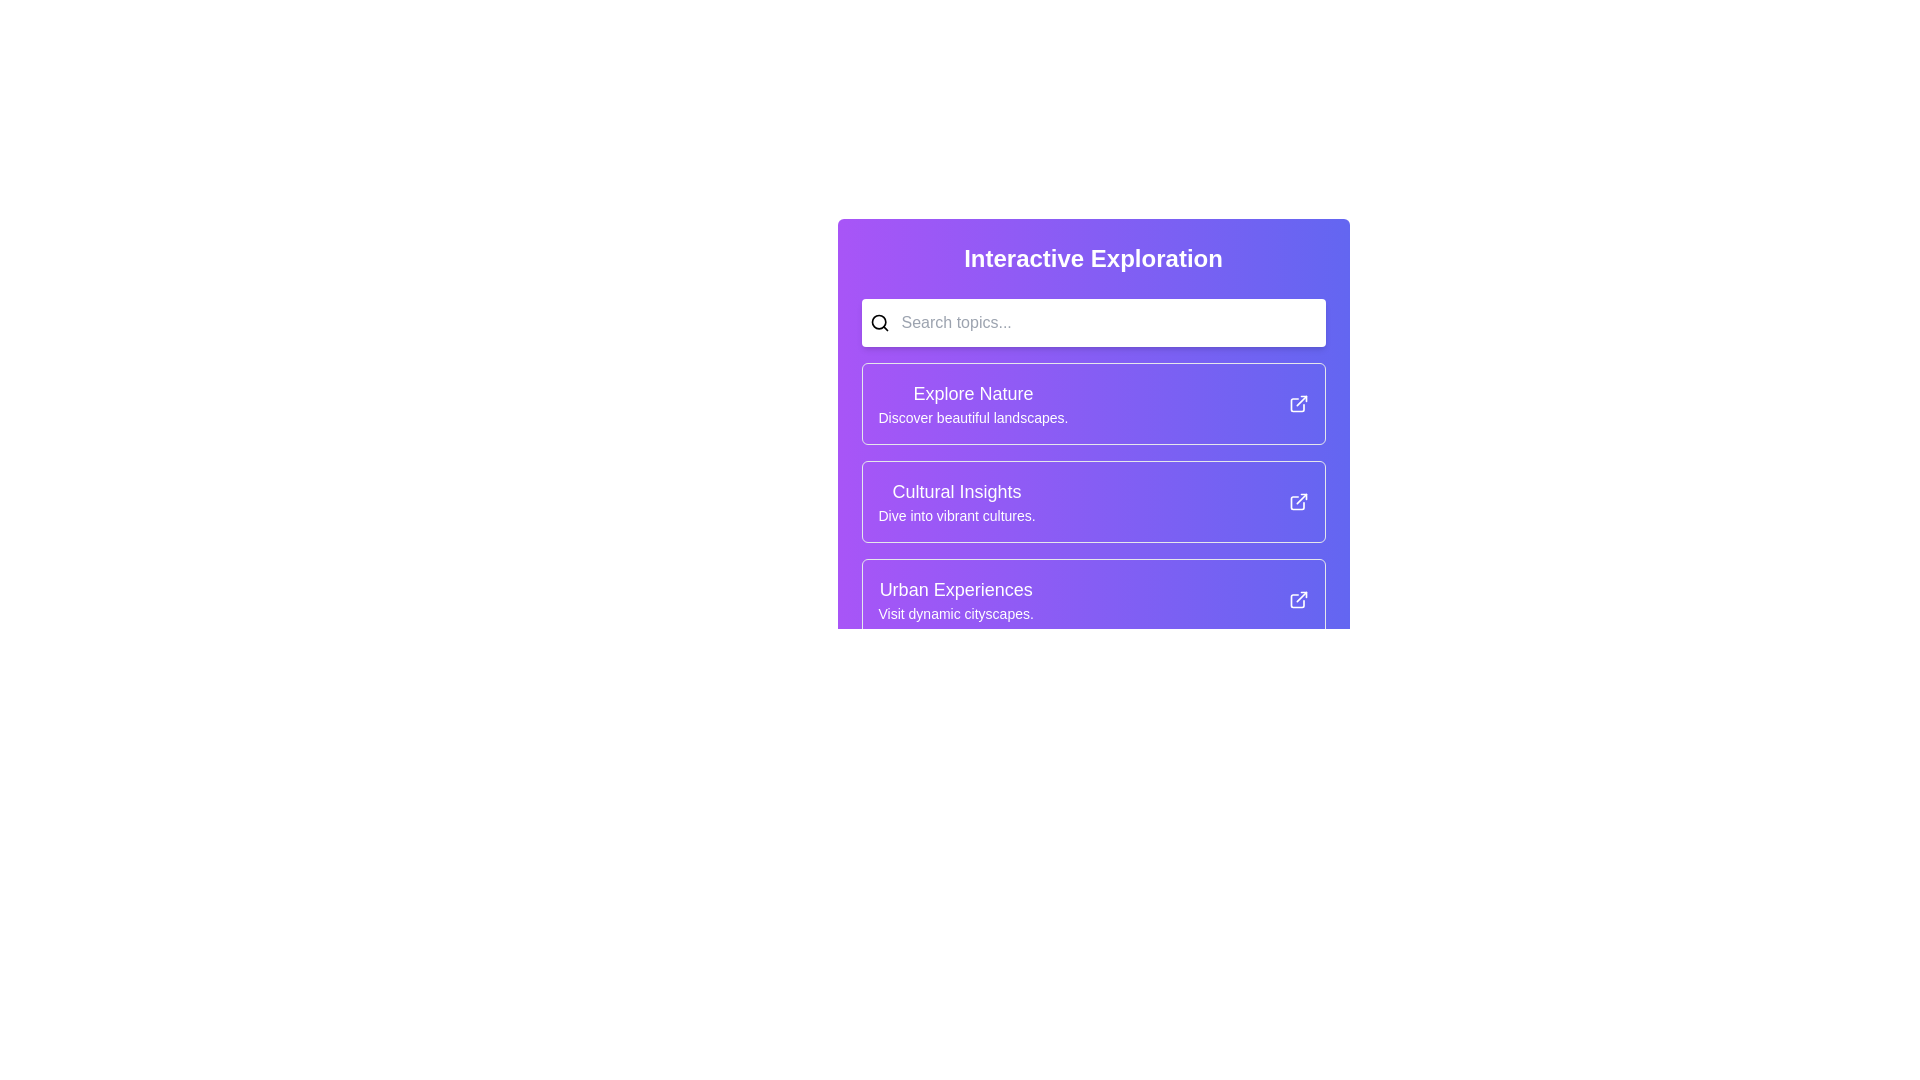 Image resolution: width=1920 pixels, height=1080 pixels. Describe the element at coordinates (973, 416) in the screenshot. I see `the text label displaying 'Discover beautiful landscapes.' which is positioned below 'Explore Nature' in a gradient purple background` at that location.